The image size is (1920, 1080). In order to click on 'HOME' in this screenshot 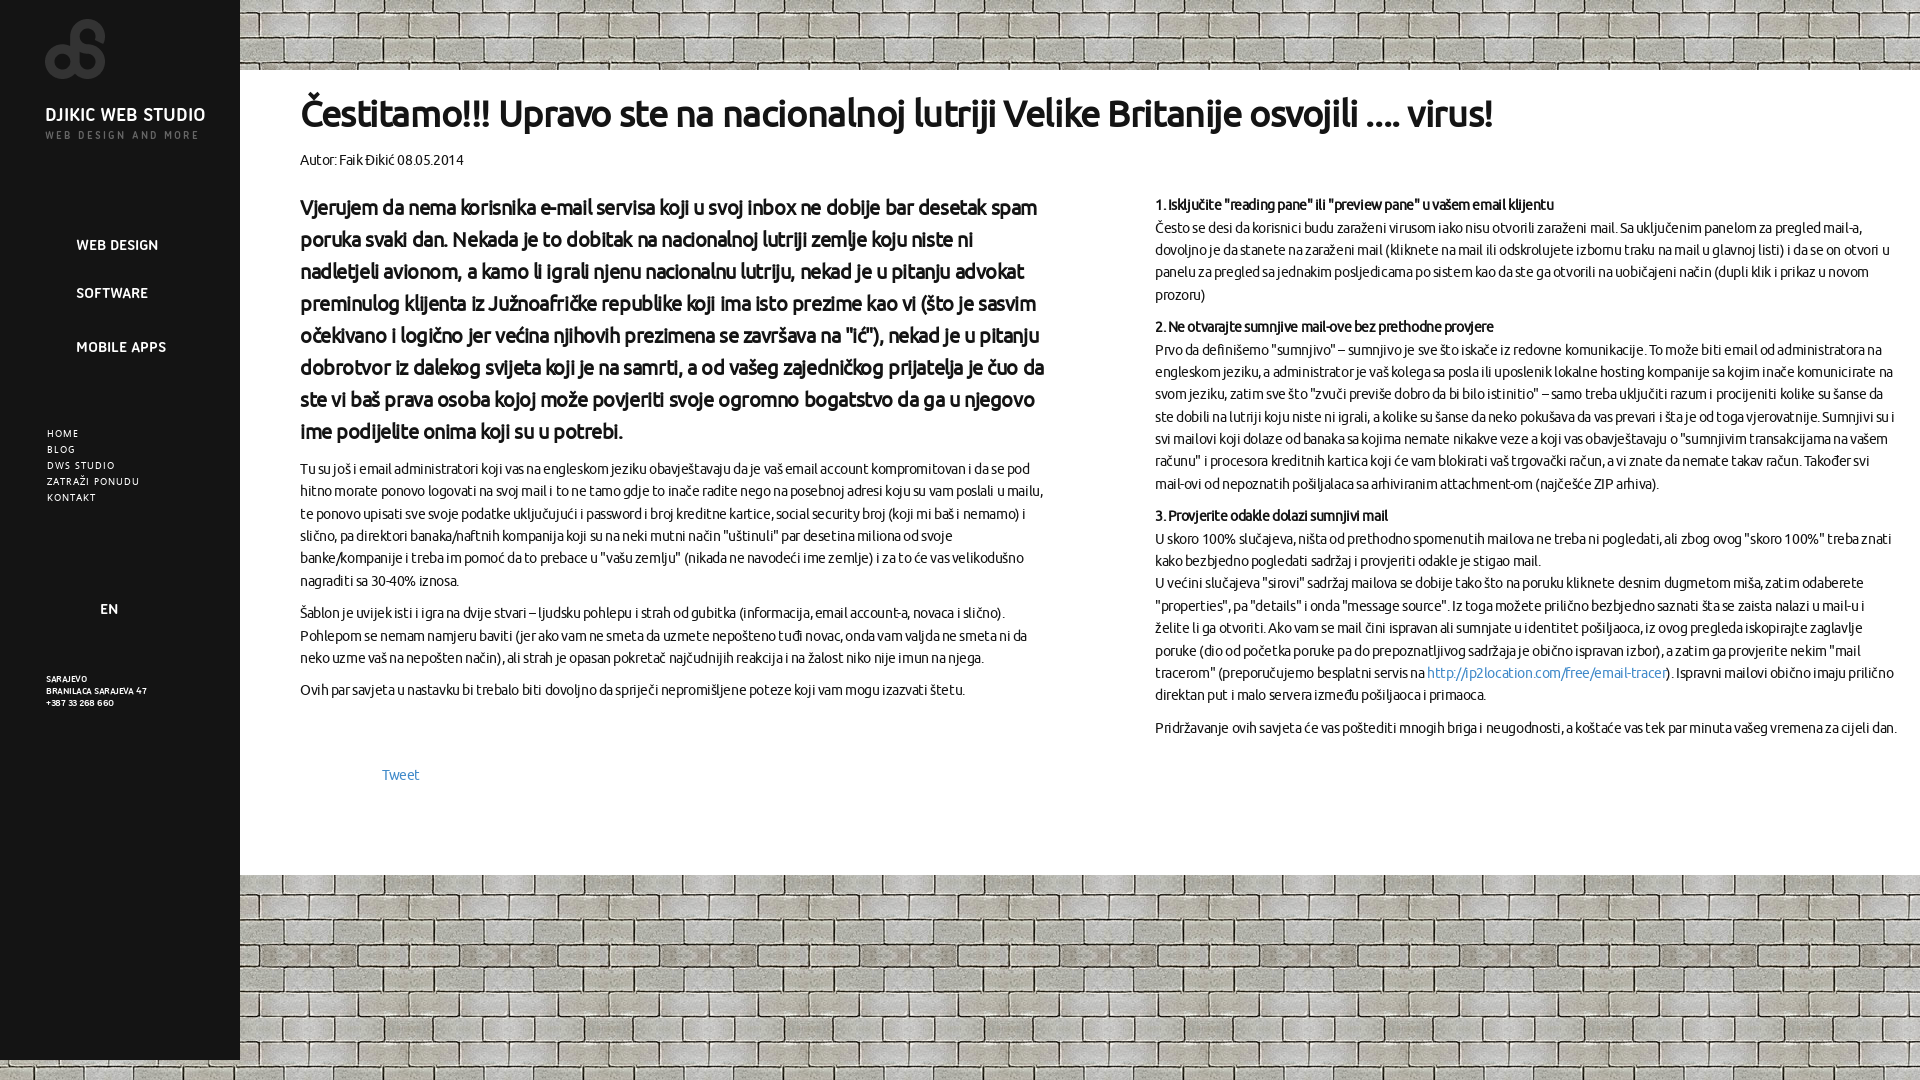, I will do `click(62, 432)`.